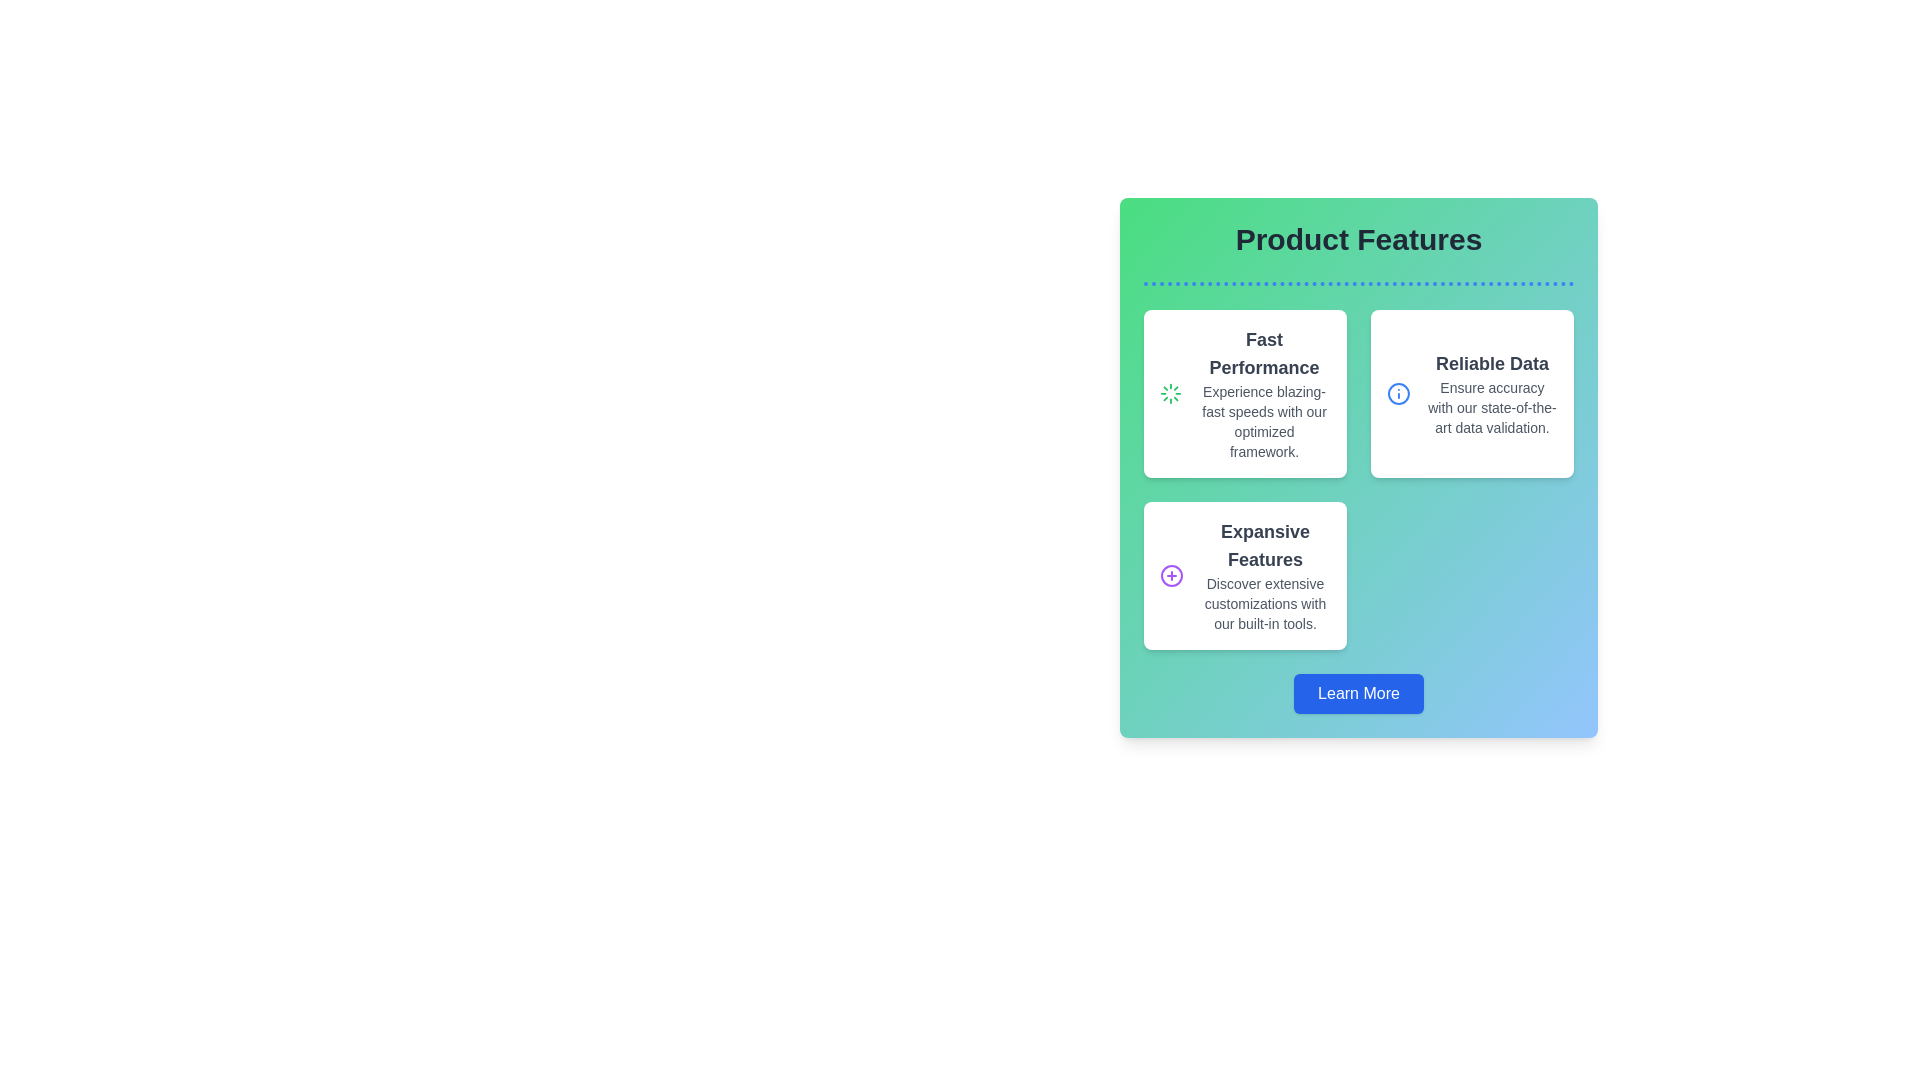  I want to click on the text label styled with bold font and larger size that says 'Reliable Data' located at the top of the rightmost card in the grid layout, so click(1492, 363).